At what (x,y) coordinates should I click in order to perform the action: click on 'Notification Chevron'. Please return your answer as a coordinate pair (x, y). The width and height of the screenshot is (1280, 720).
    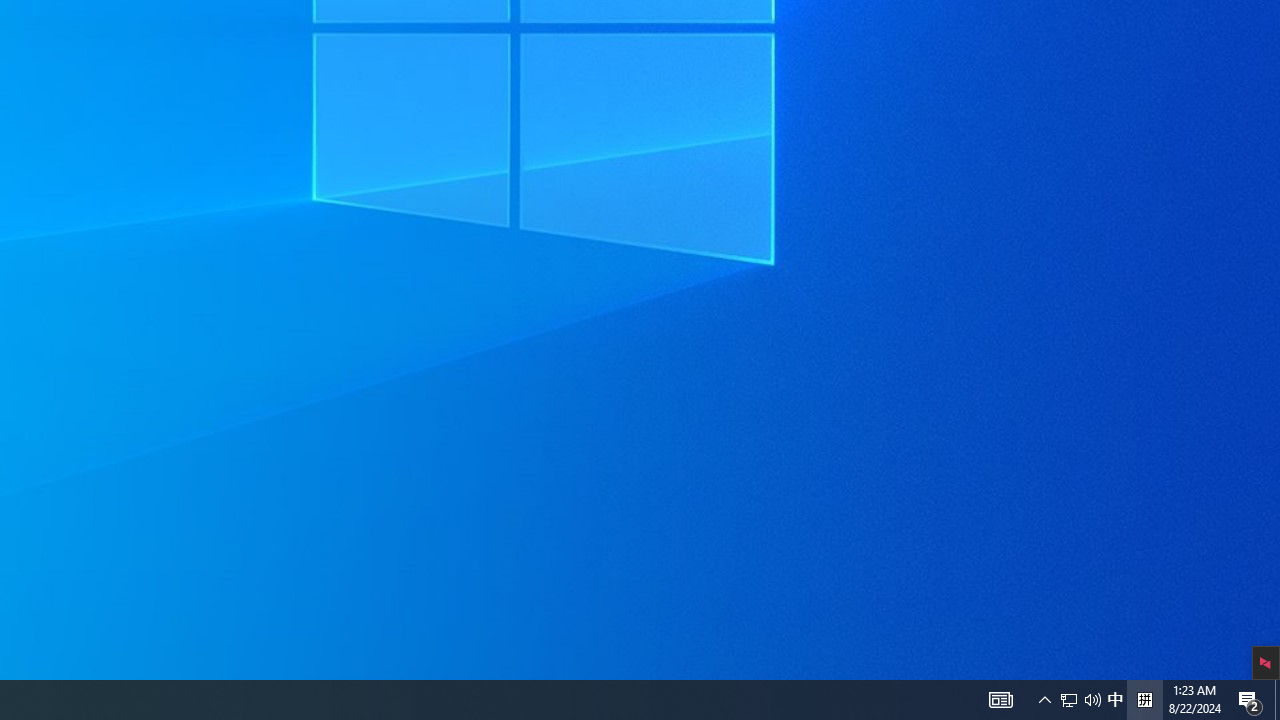
    Looking at the image, I should click on (1068, 698).